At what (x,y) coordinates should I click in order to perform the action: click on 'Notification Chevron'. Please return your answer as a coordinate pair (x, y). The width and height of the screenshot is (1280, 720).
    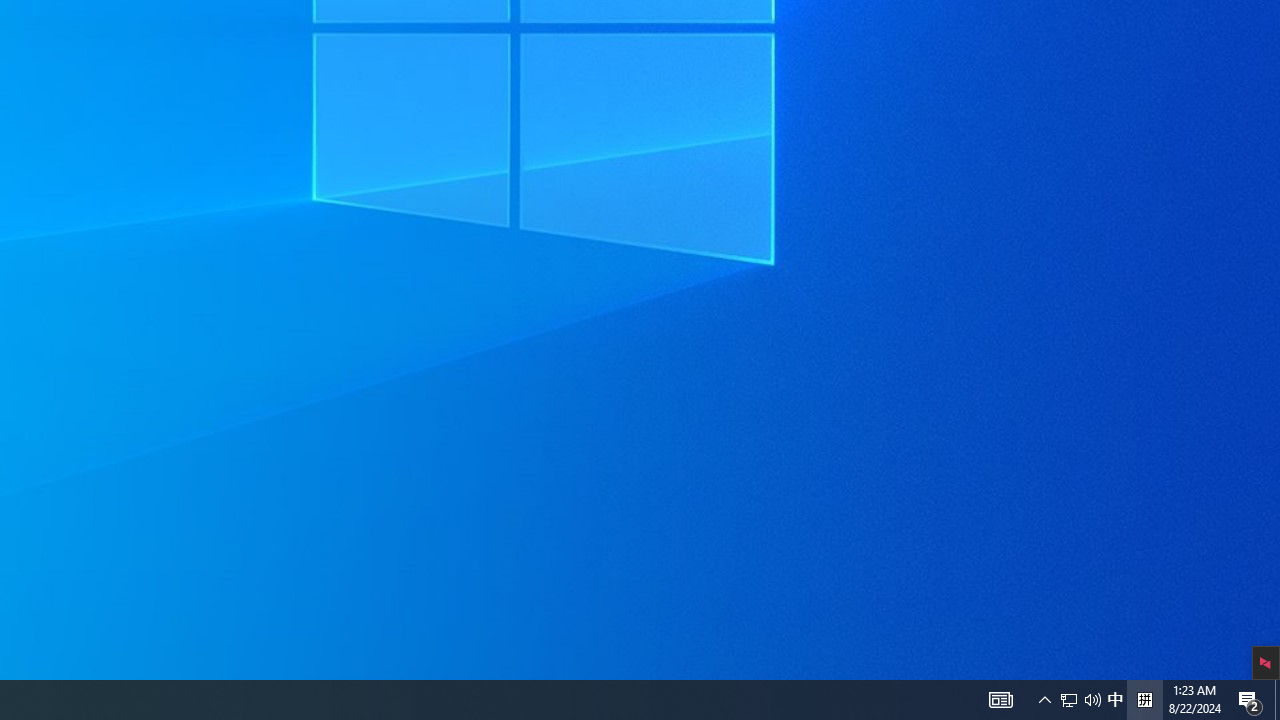
    Looking at the image, I should click on (1068, 698).